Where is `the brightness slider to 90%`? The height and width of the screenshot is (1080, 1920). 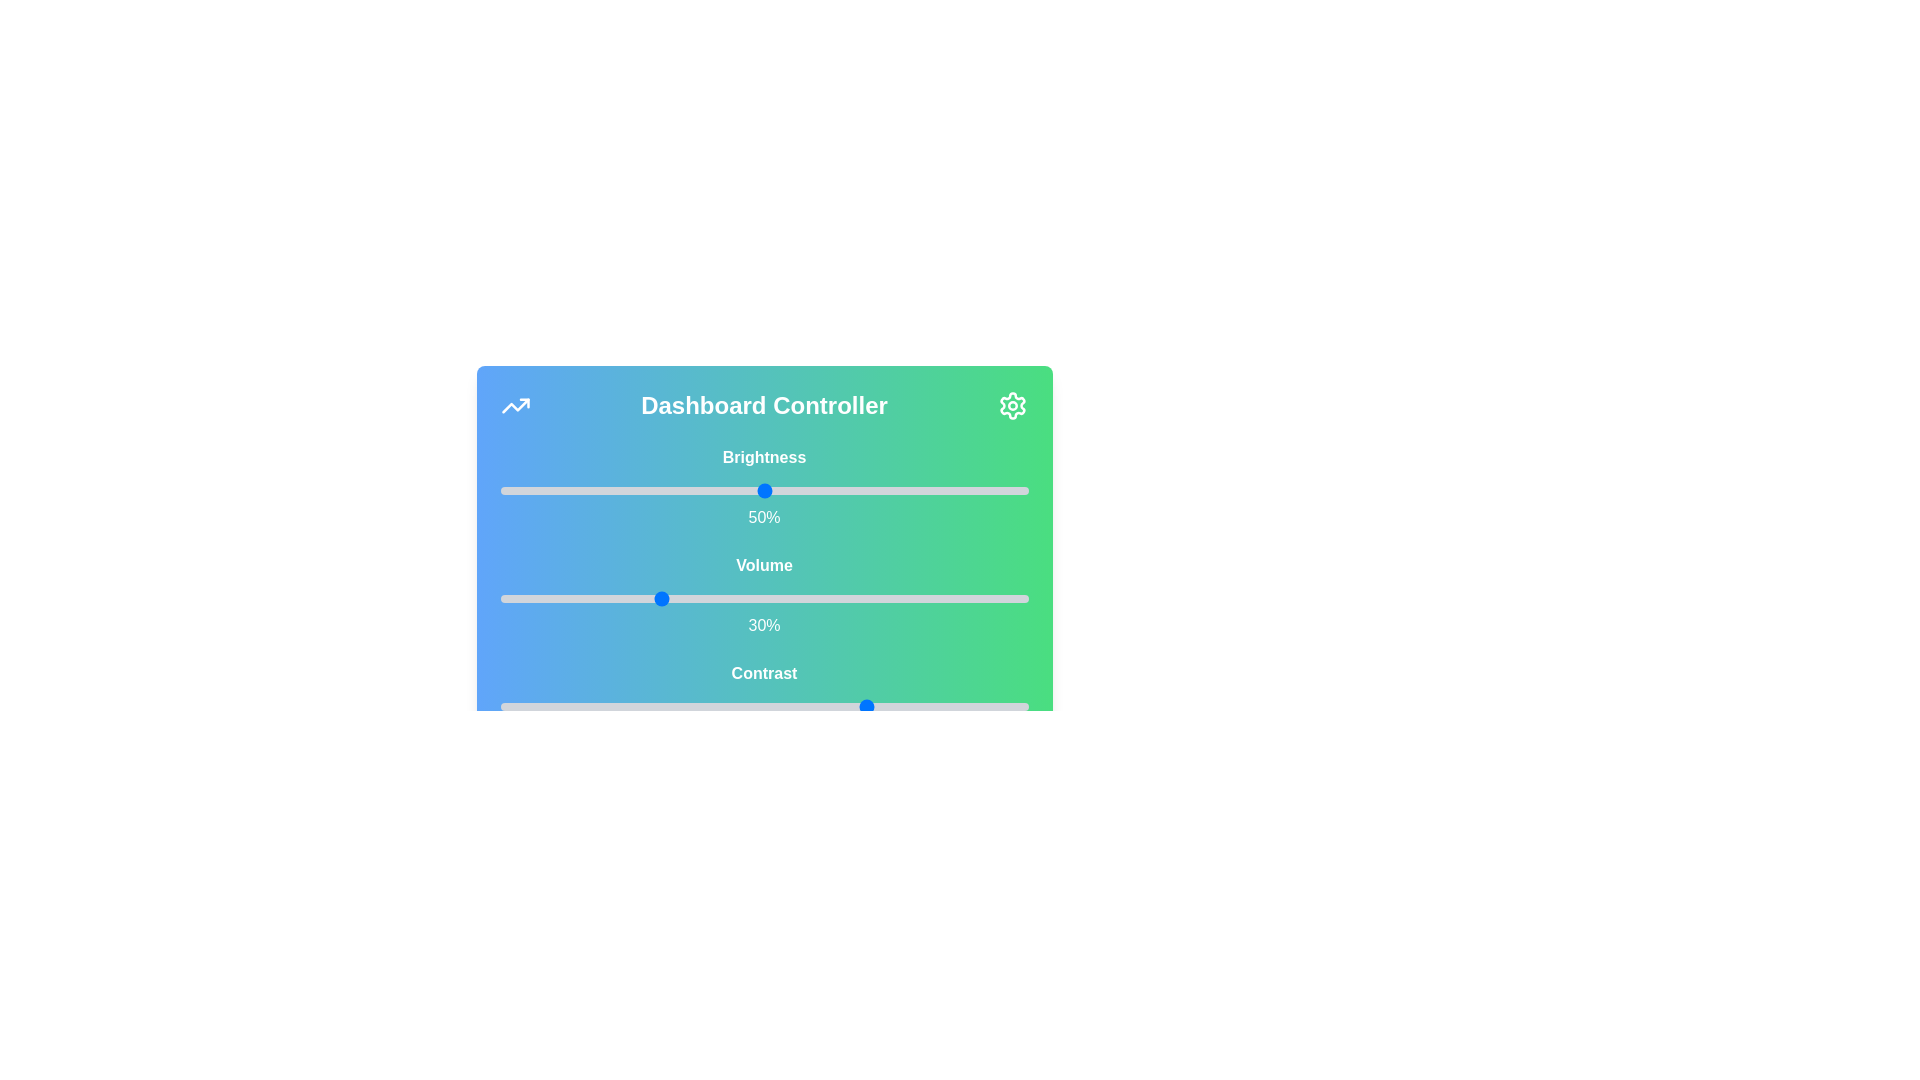
the brightness slider to 90% is located at coordinates (975, 490).